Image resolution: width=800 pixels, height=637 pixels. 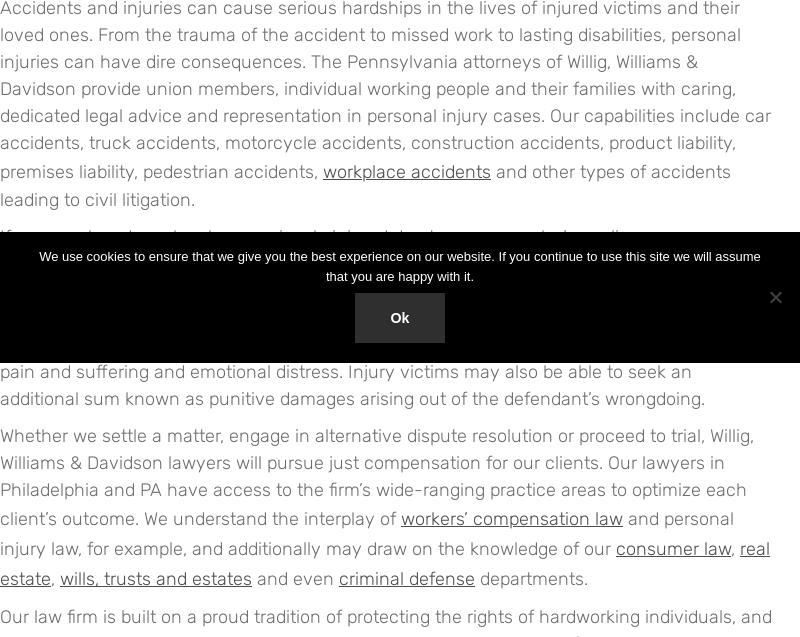 I want to click on 'real estate', so click(x=384, y=563).